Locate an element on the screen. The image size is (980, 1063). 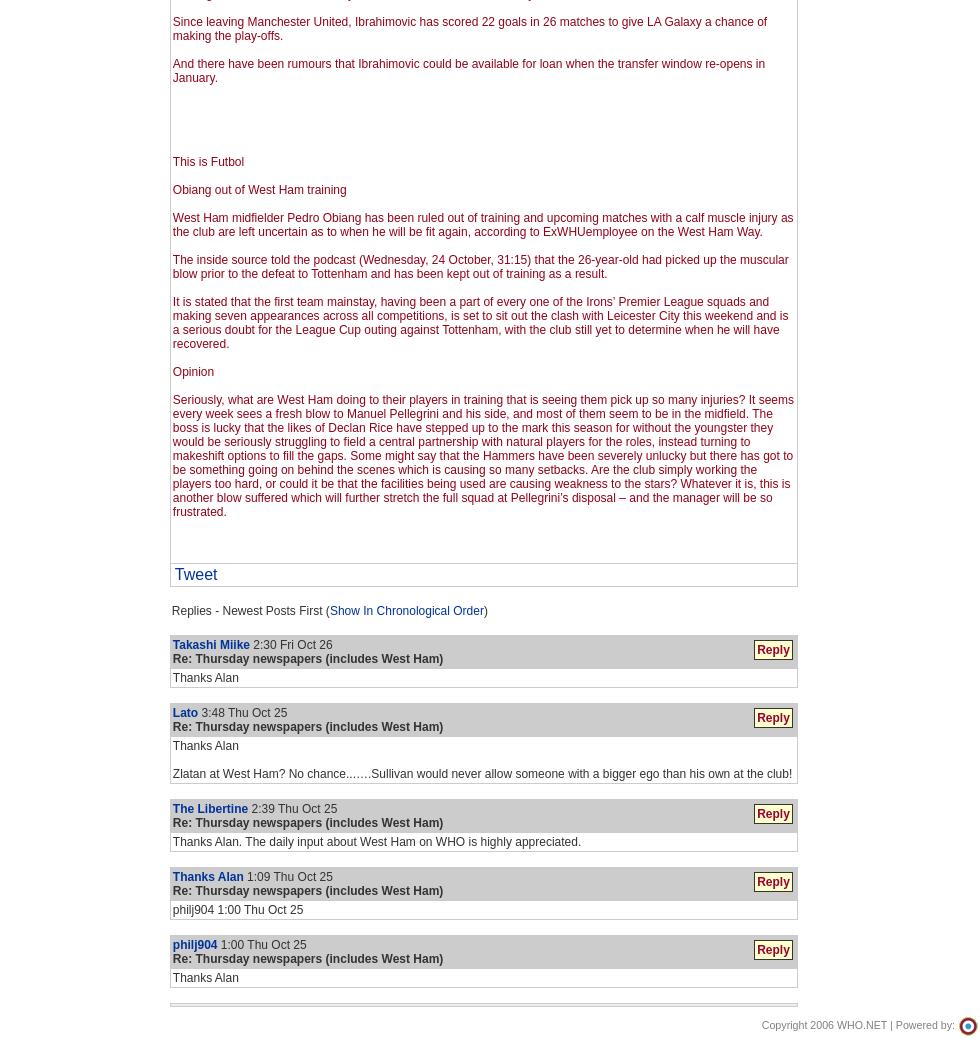
'2:39 Thu Oct 25' is located at coordinates (247, 808).